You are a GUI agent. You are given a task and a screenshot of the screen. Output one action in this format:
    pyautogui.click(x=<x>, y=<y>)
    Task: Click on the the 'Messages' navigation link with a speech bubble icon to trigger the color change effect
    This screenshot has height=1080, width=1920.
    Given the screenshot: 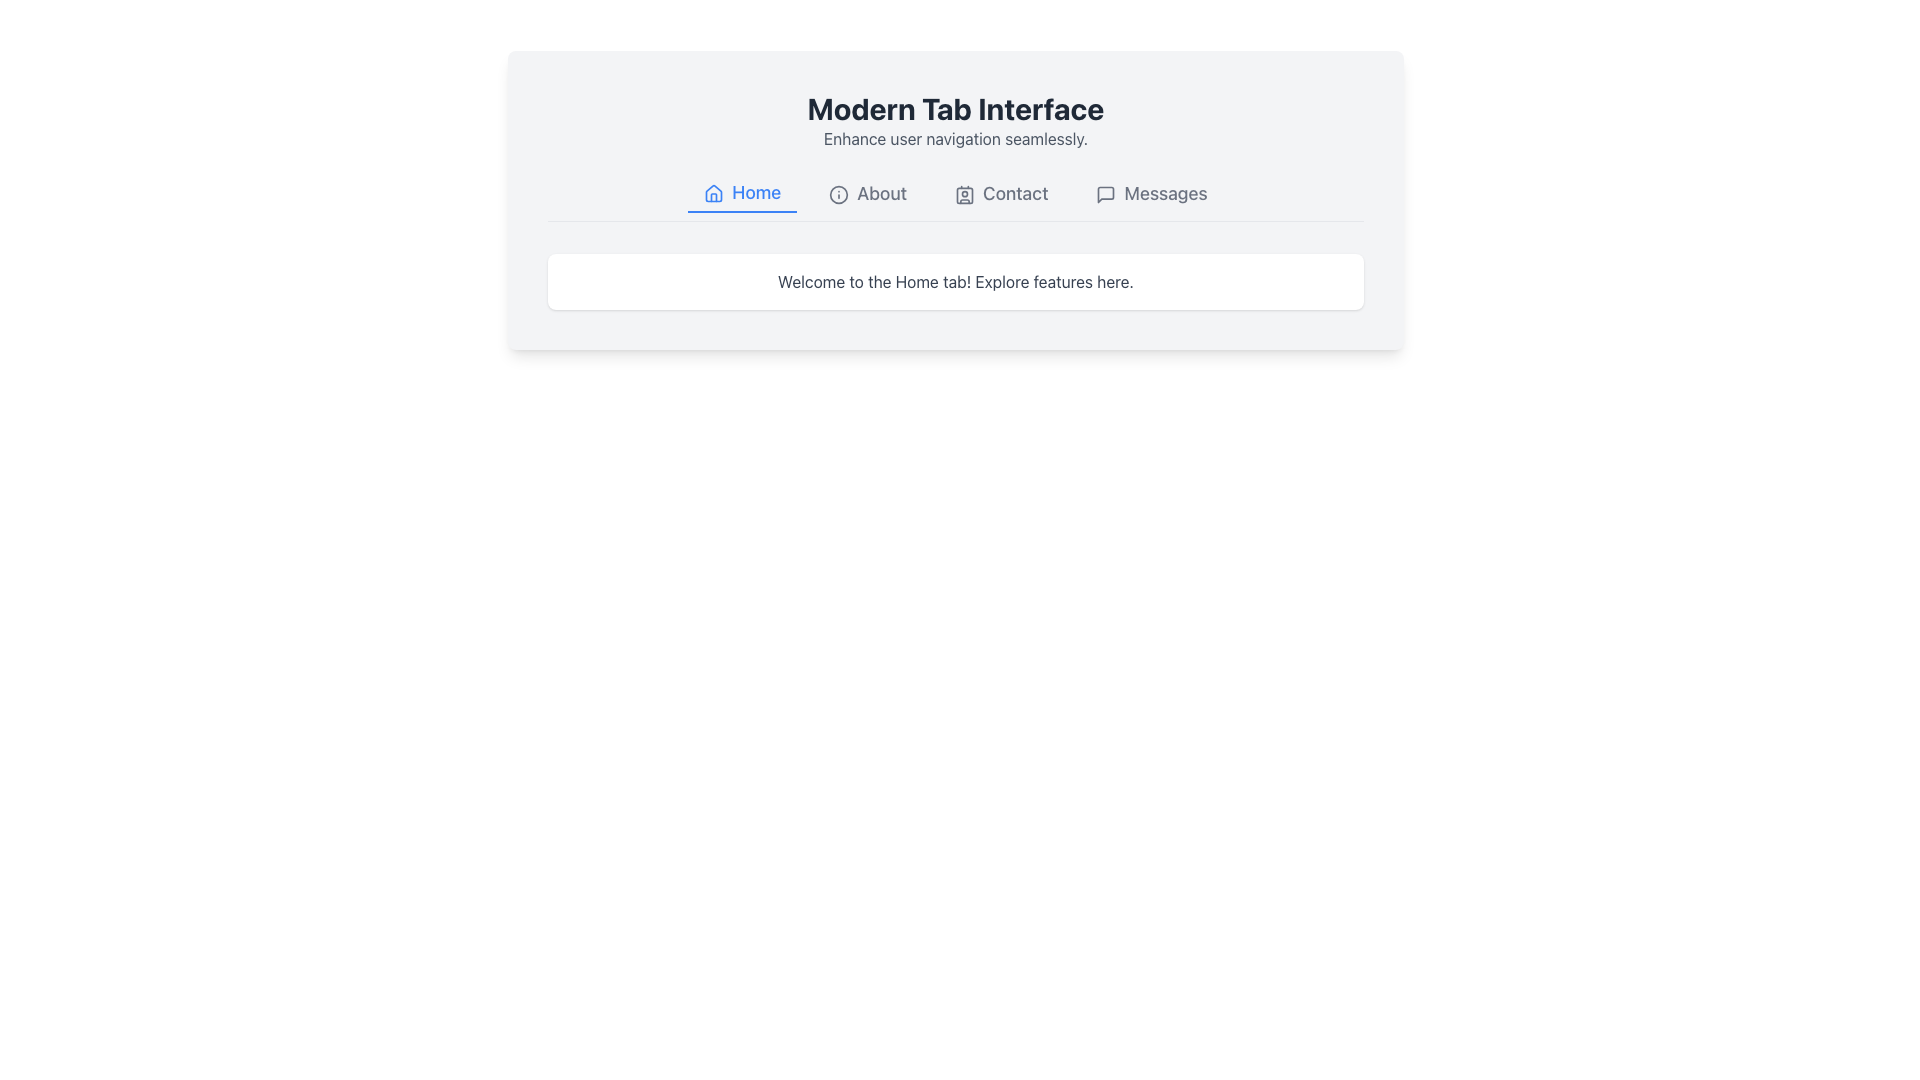 What is the action you would take?
    pyautogui.click(x=1152, y=193)
    